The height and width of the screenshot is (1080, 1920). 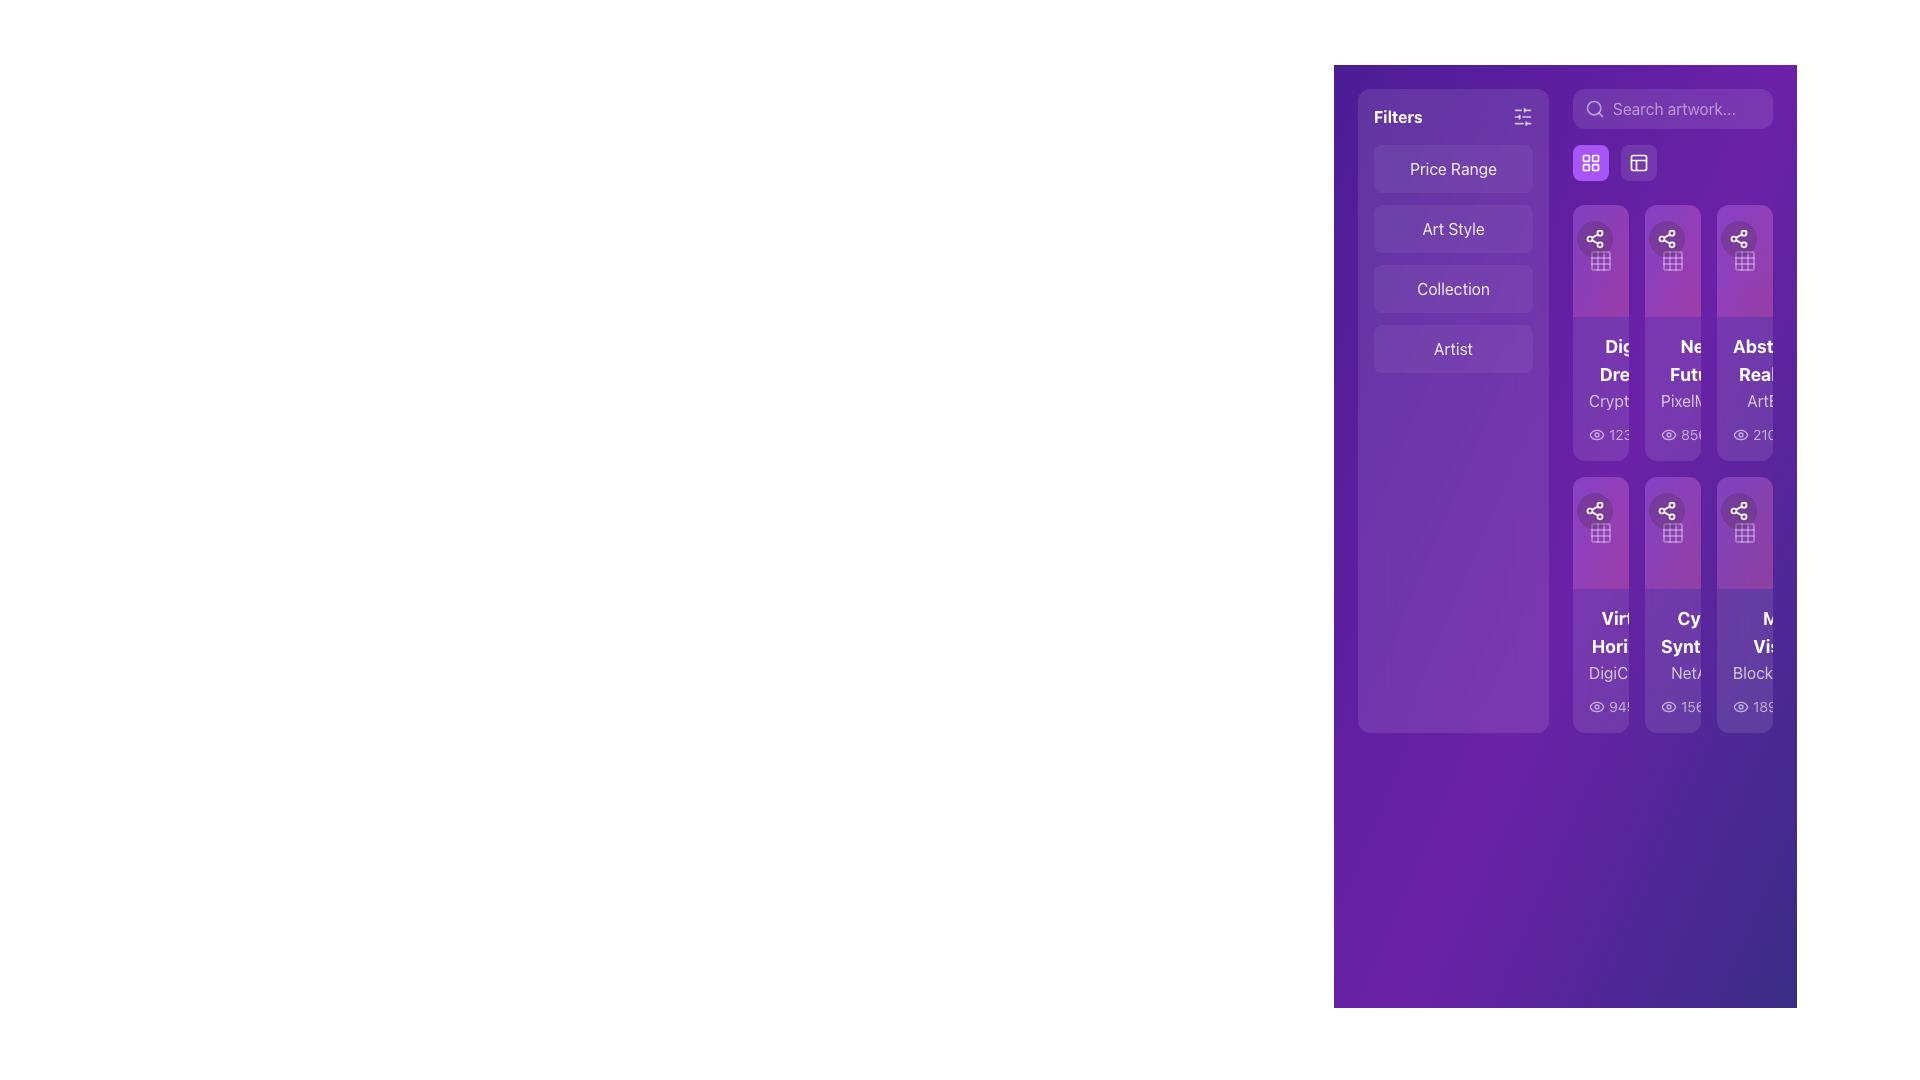 What do you see at coordinates (1397, 116) in the screenshot?
I see `the bold white text label reading 'Filters' located in the top-left corner of the toolbar` at bounding box center [1397, 116].